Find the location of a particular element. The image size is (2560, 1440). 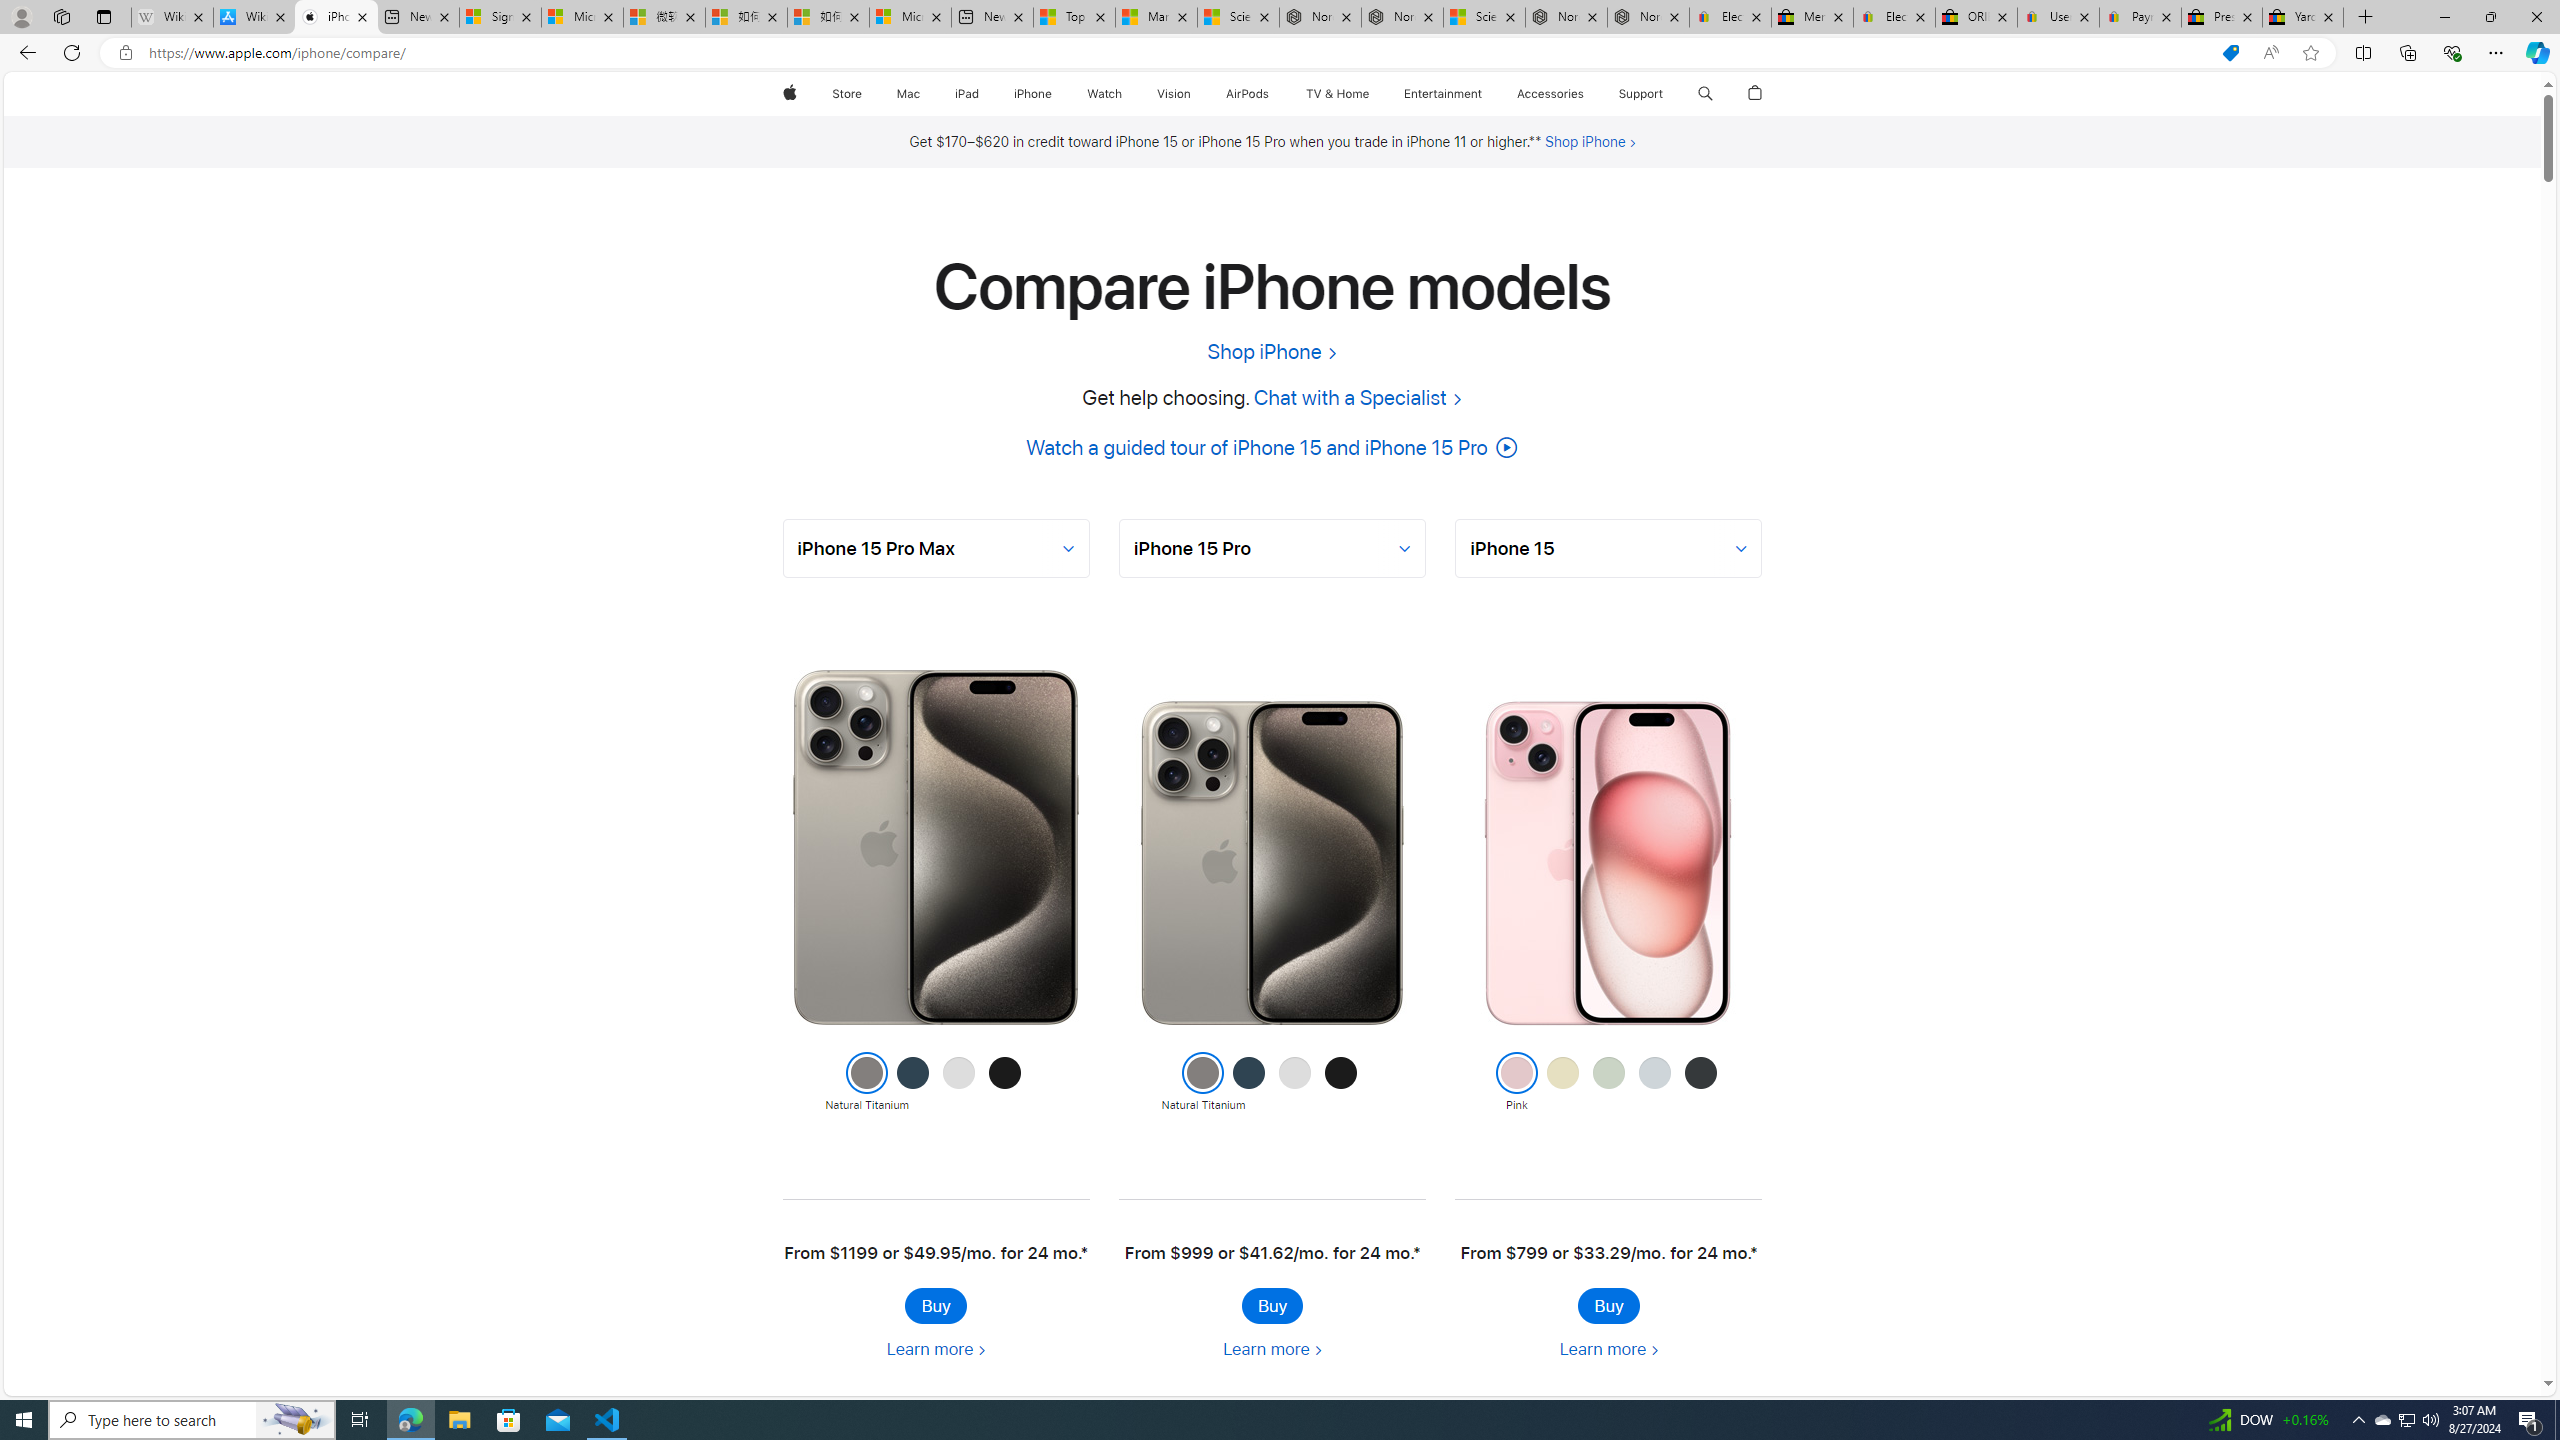

'Class: colornav-link' is located at coordinates (1700, 1072).